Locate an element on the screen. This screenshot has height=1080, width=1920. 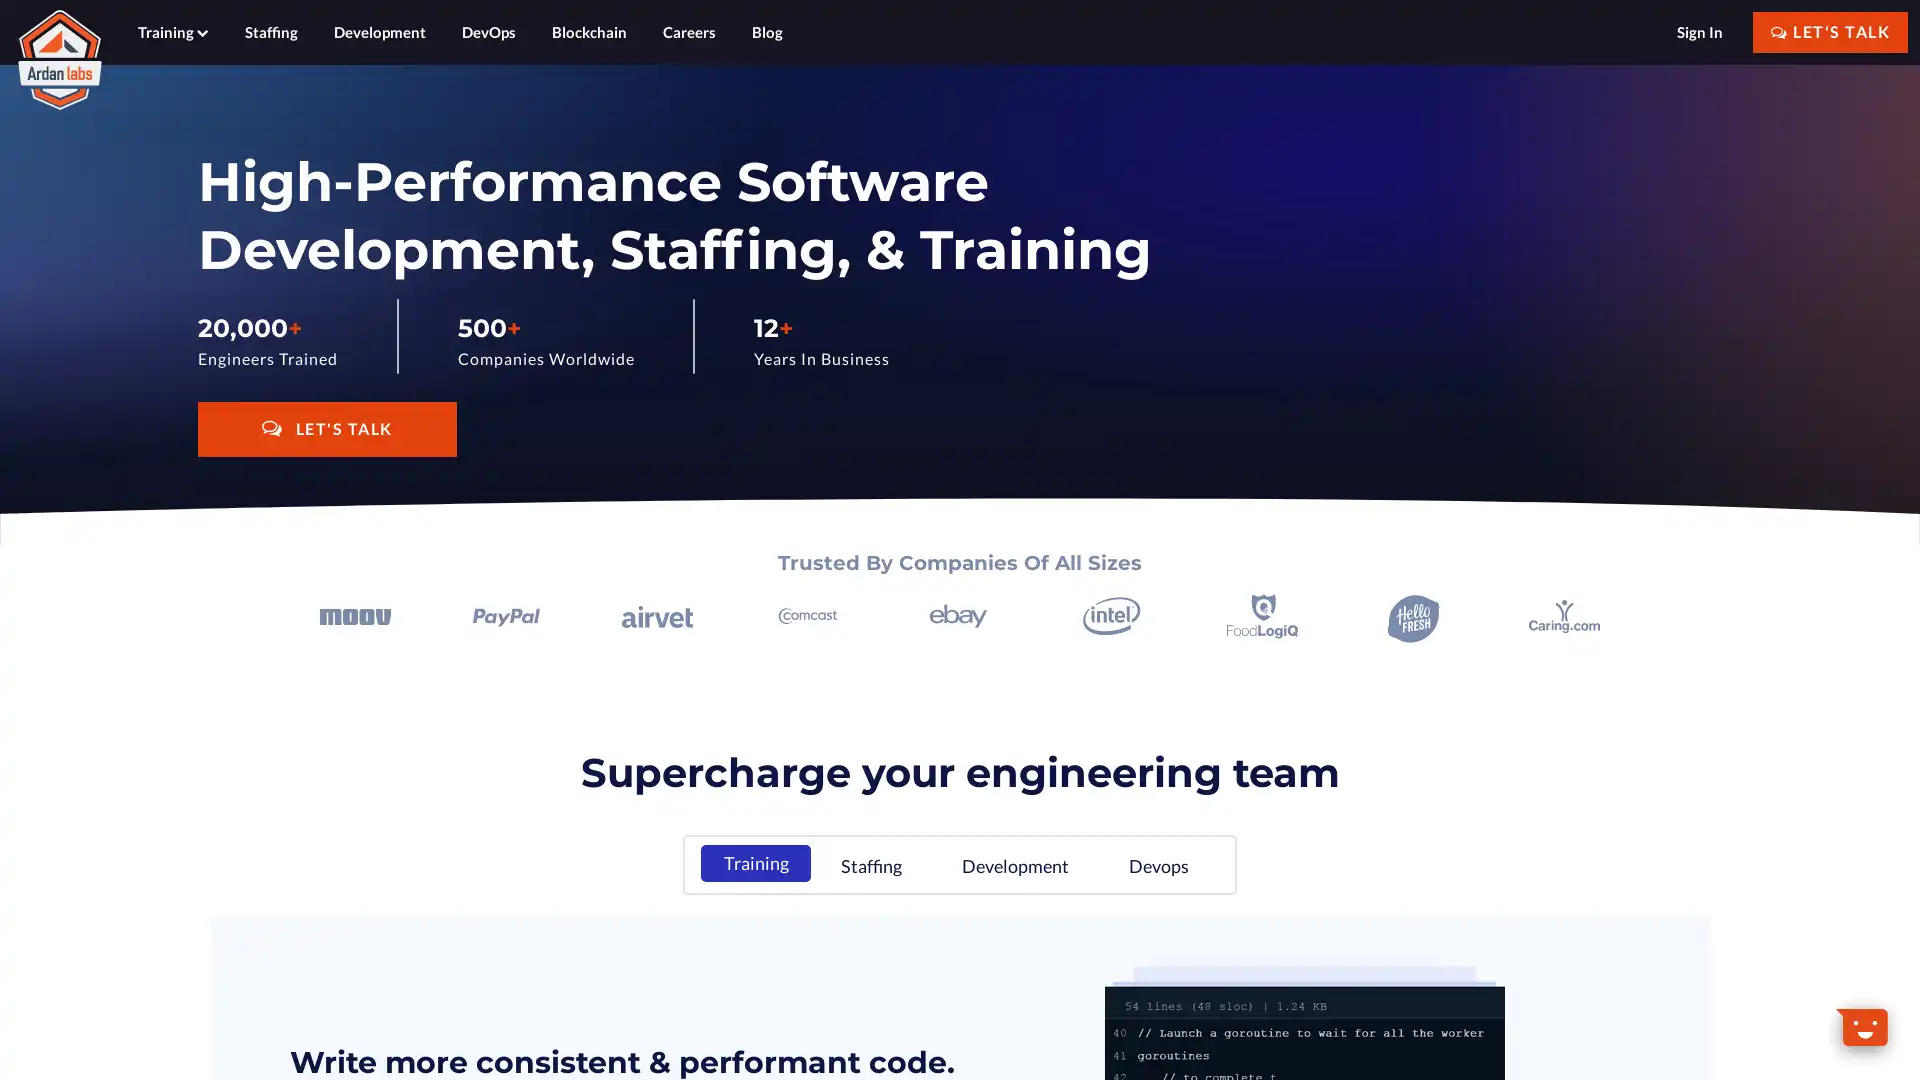
Open is located at coordinates (1860, 1026).